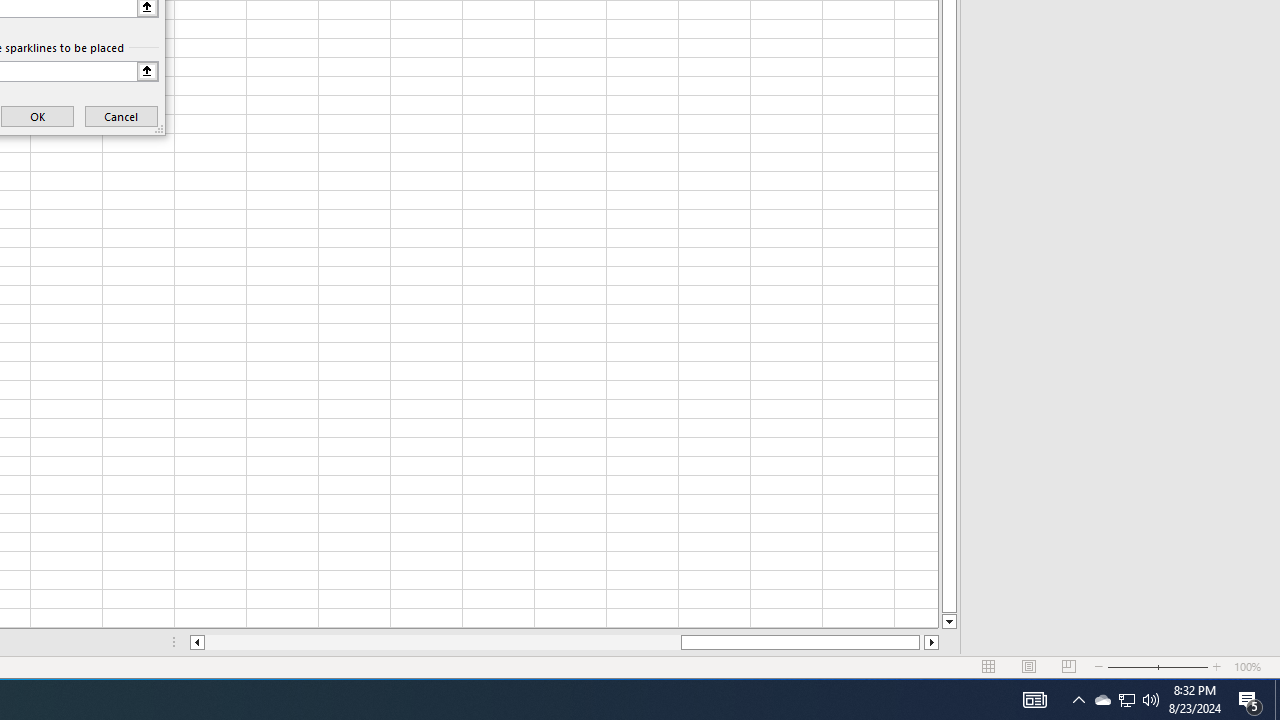 The height and width of the screenshot is (720, 1280). I want to click on 'Zoom Out', so click(1132, 667).